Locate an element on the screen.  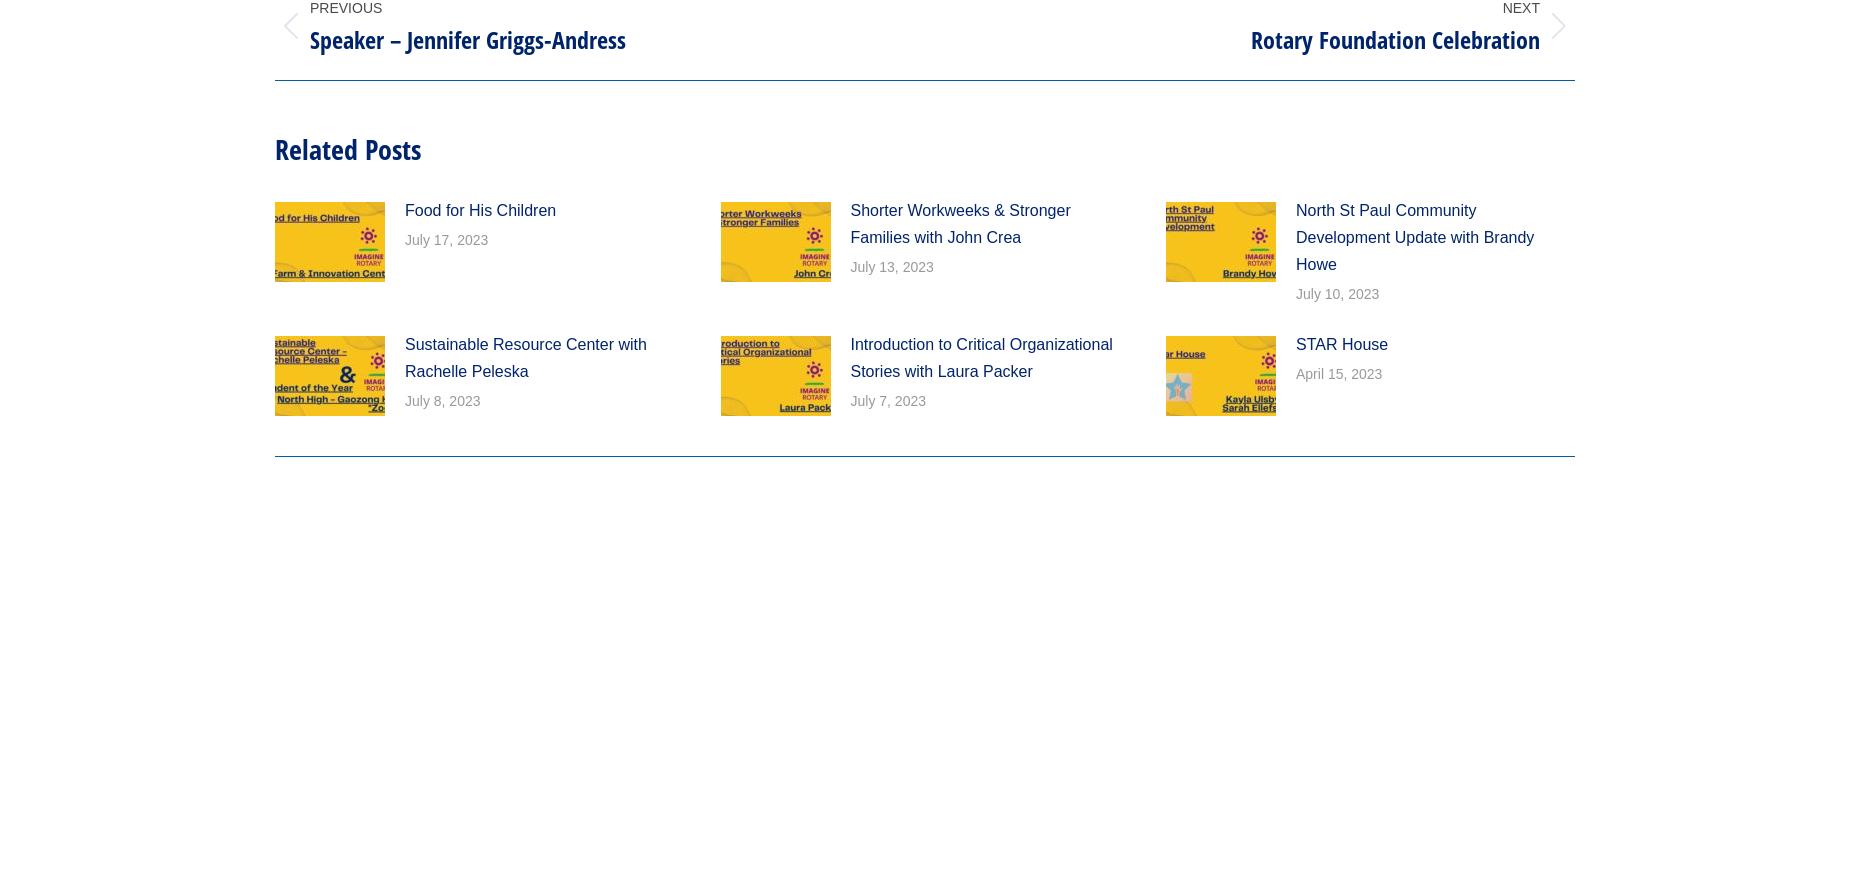
'PO Box 9248' is located at coordinates (638, 67).